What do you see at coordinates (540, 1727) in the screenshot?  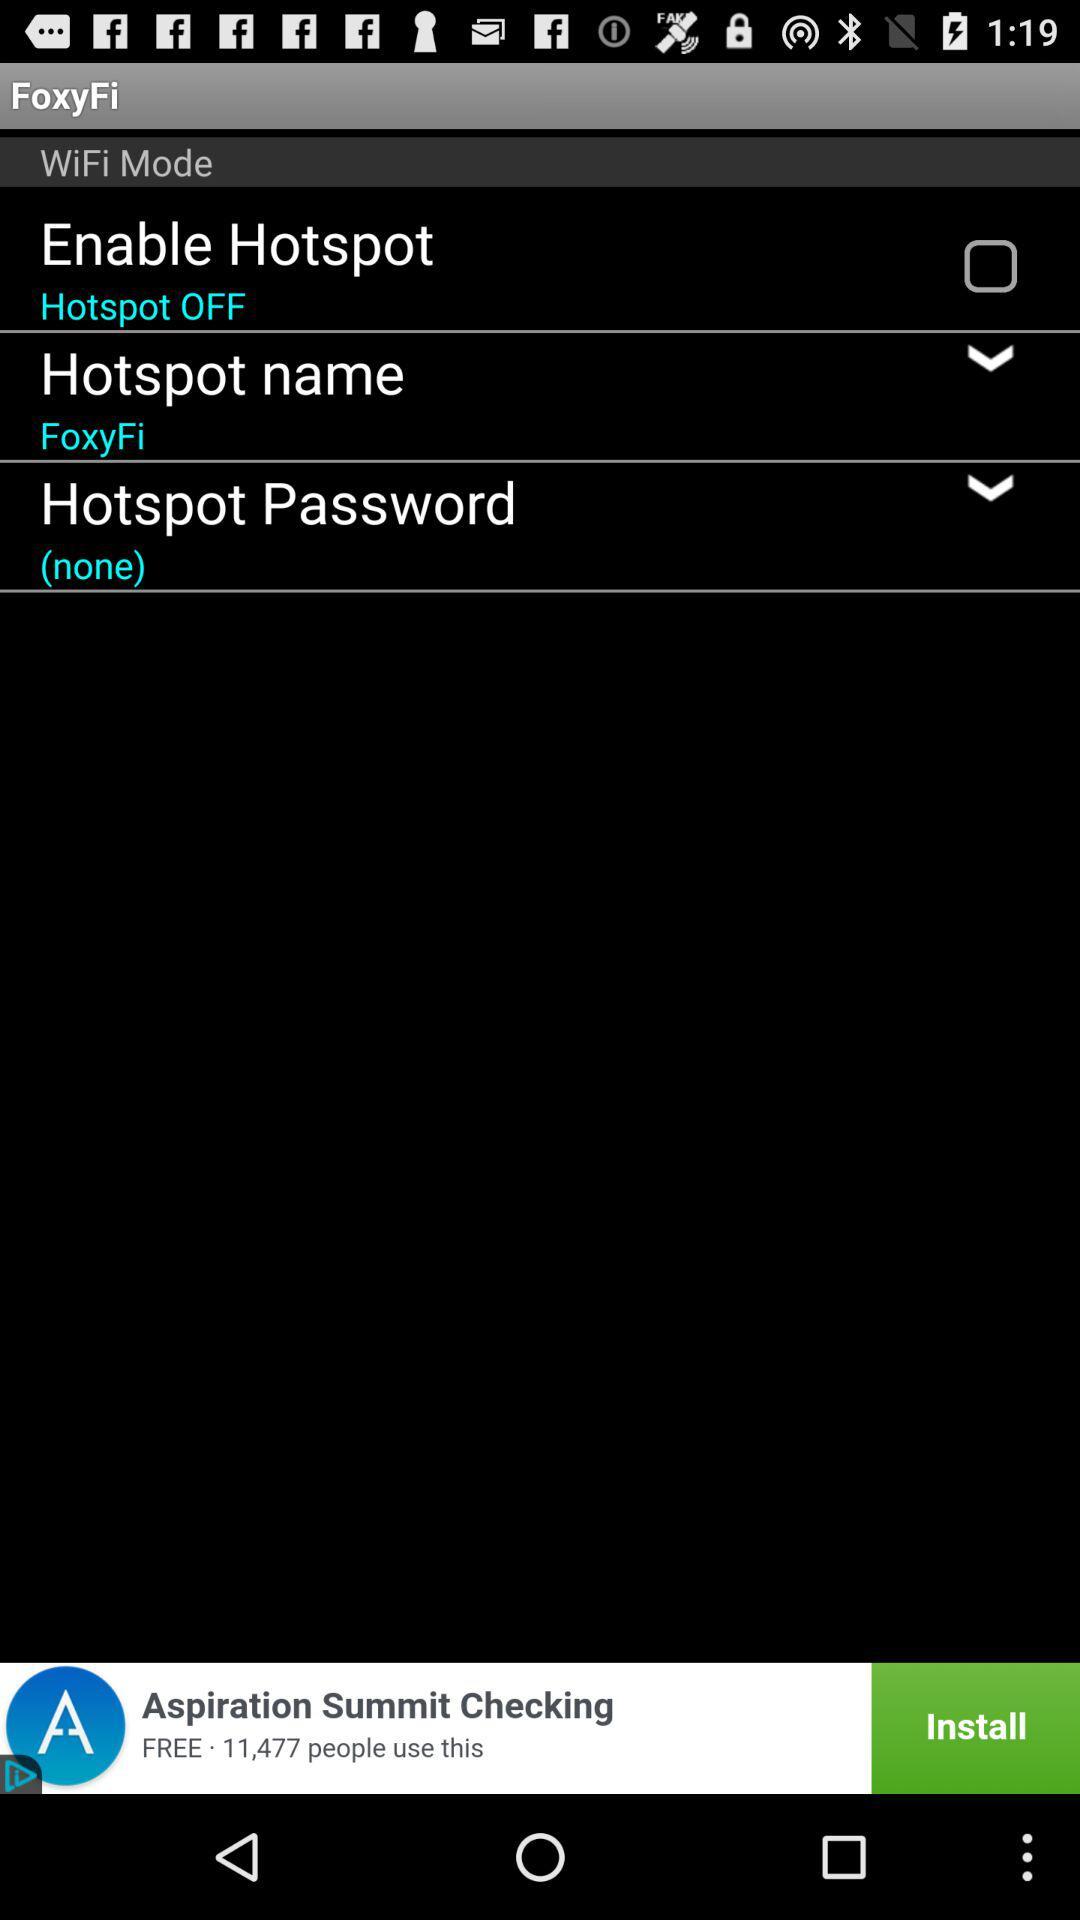 I see `app advertisement popup` at bounding box center [540, 1727].